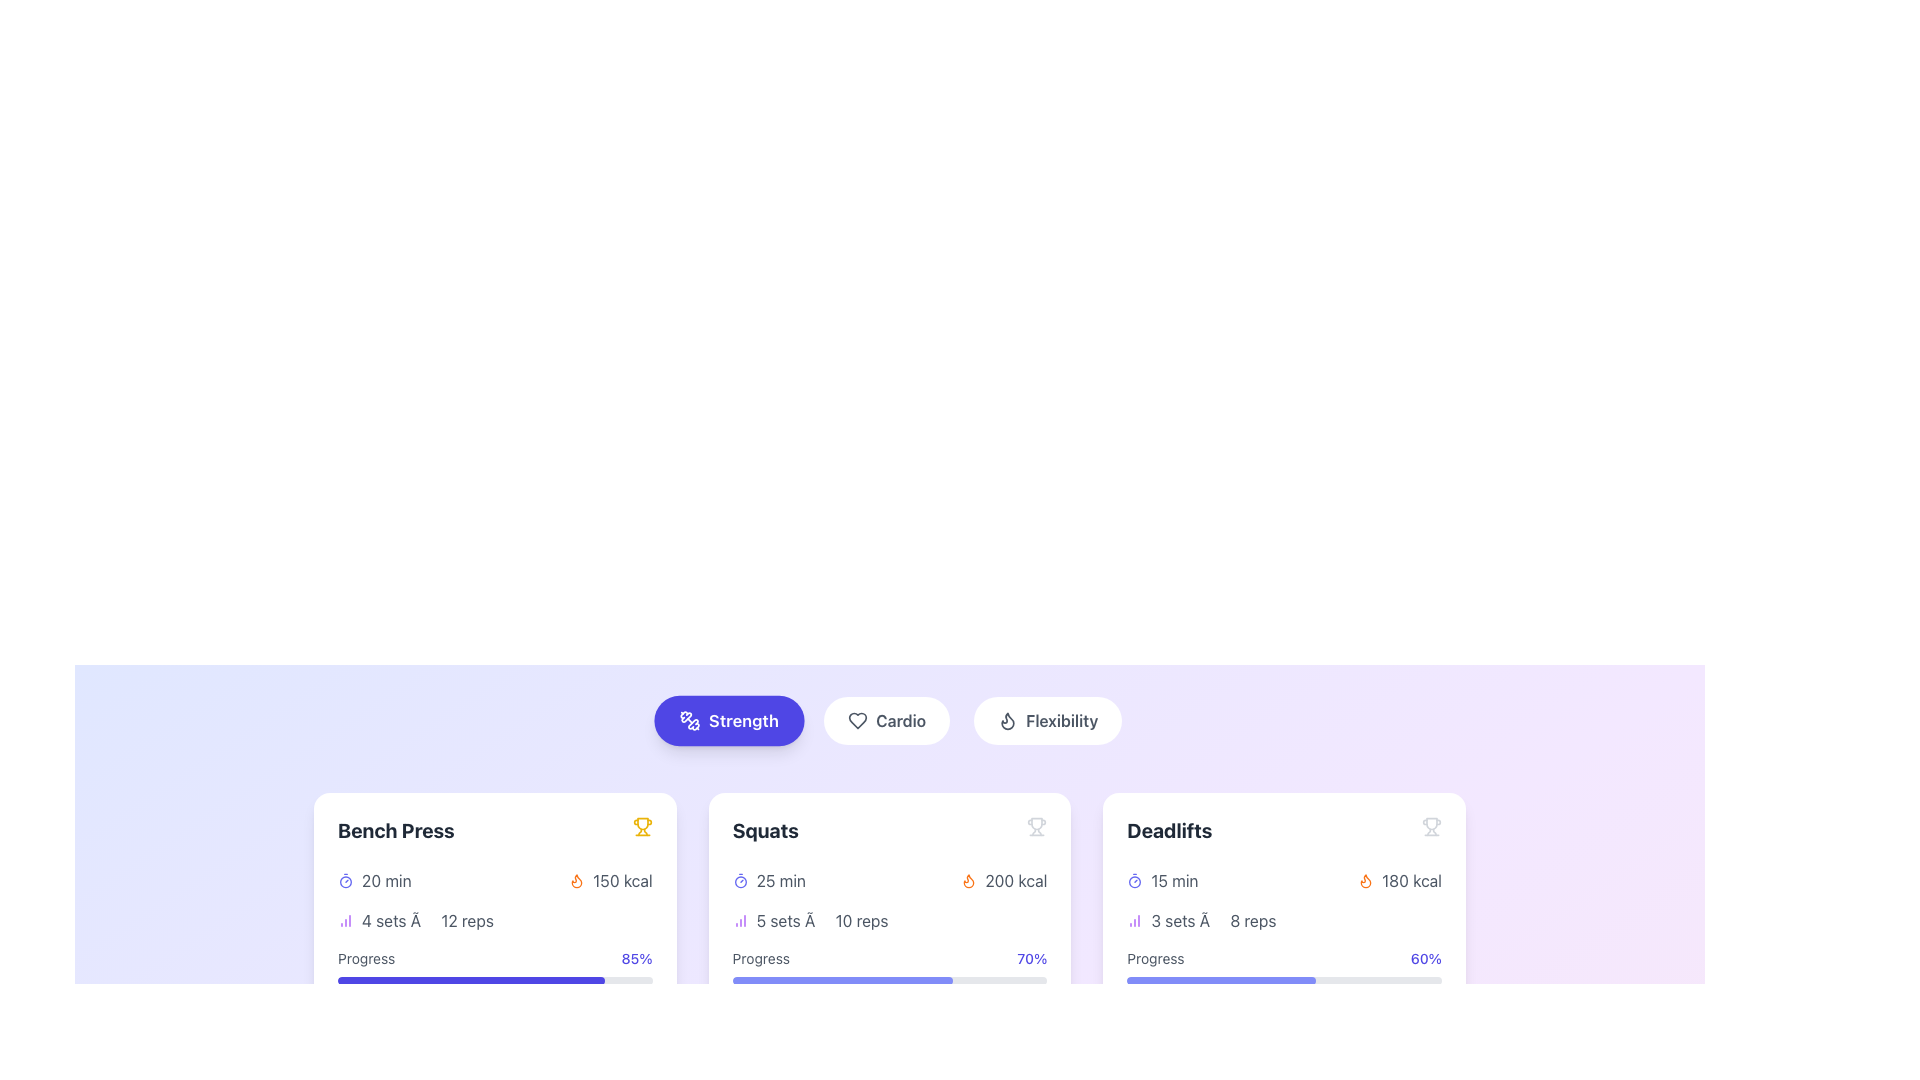 The height and width of the screenshot is (1080, 1920). I want to click on the circular outline icon within the timer icon located in the upper right corner of the 'Deadlifts' card in the Strength section of the fitness application interface, so click(1135, 881).